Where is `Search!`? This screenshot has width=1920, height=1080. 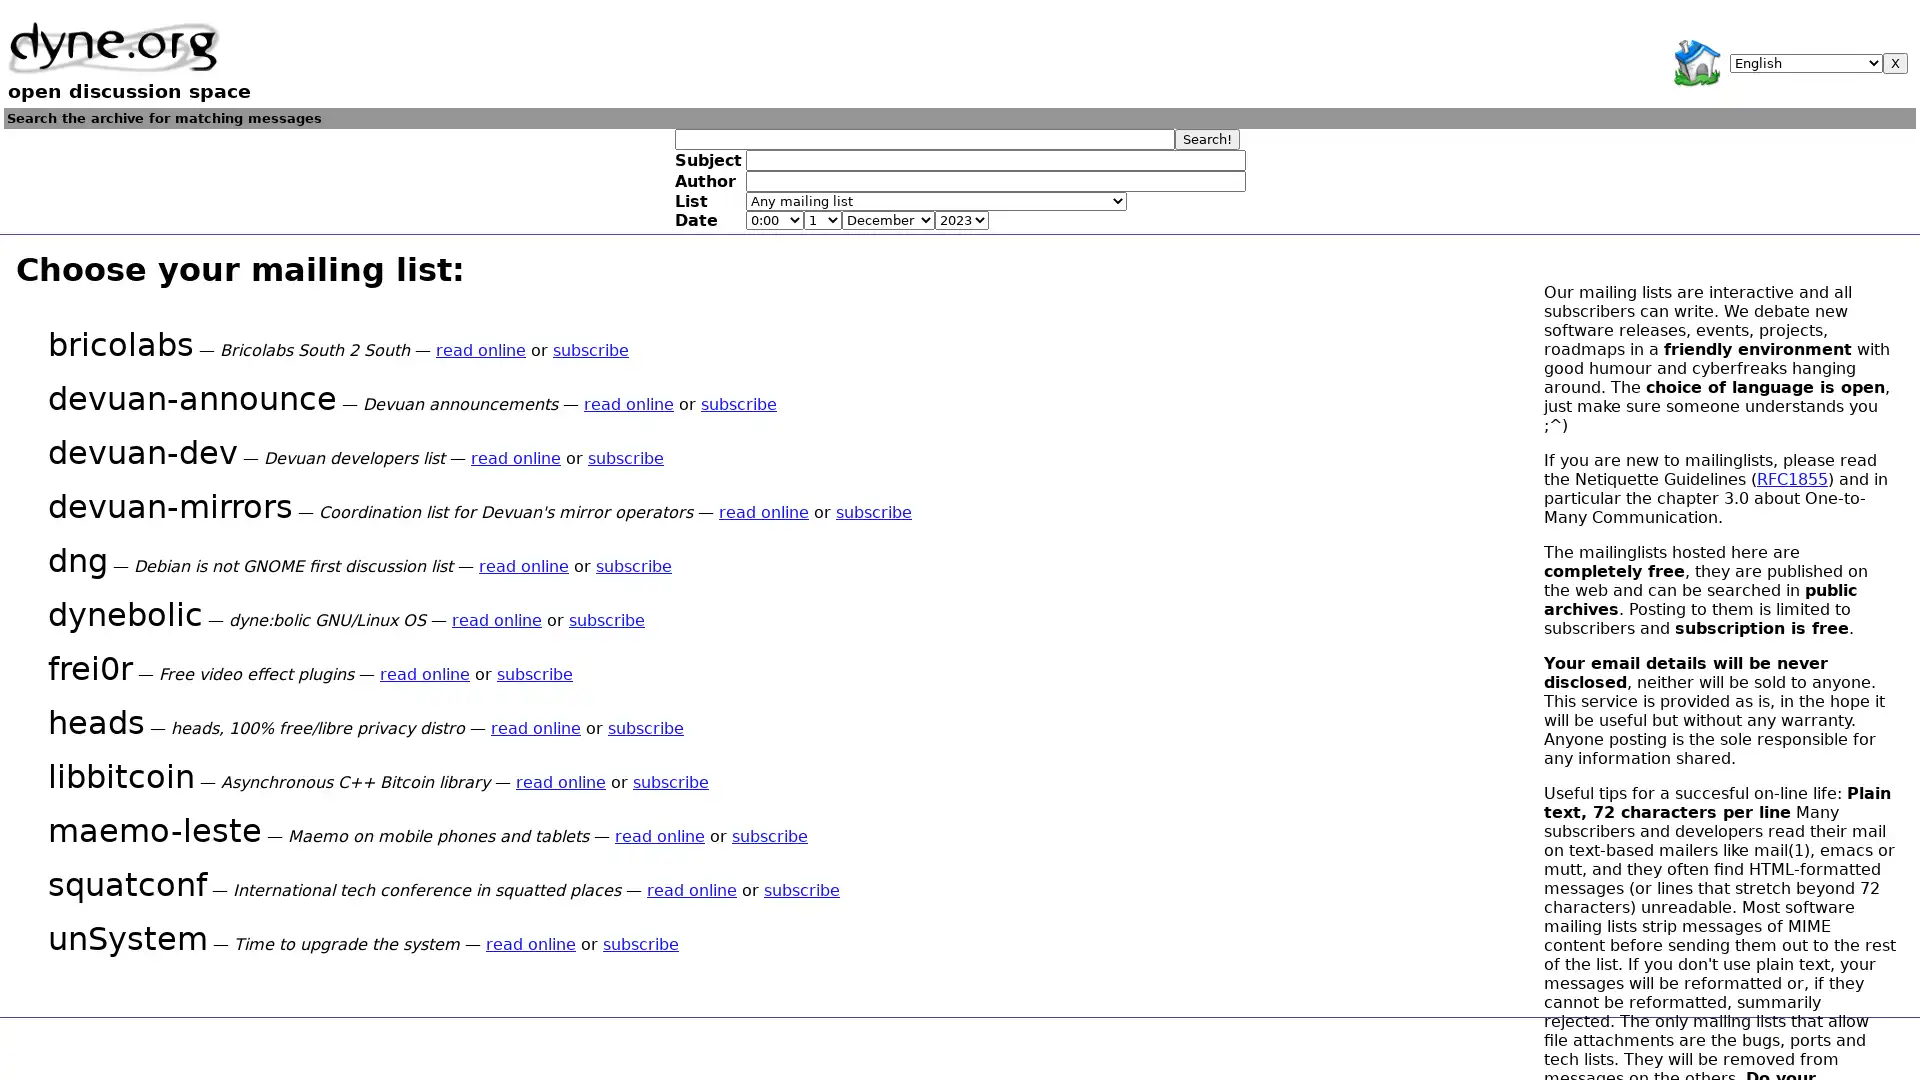
Search! is located at coordinates (1205, 137).